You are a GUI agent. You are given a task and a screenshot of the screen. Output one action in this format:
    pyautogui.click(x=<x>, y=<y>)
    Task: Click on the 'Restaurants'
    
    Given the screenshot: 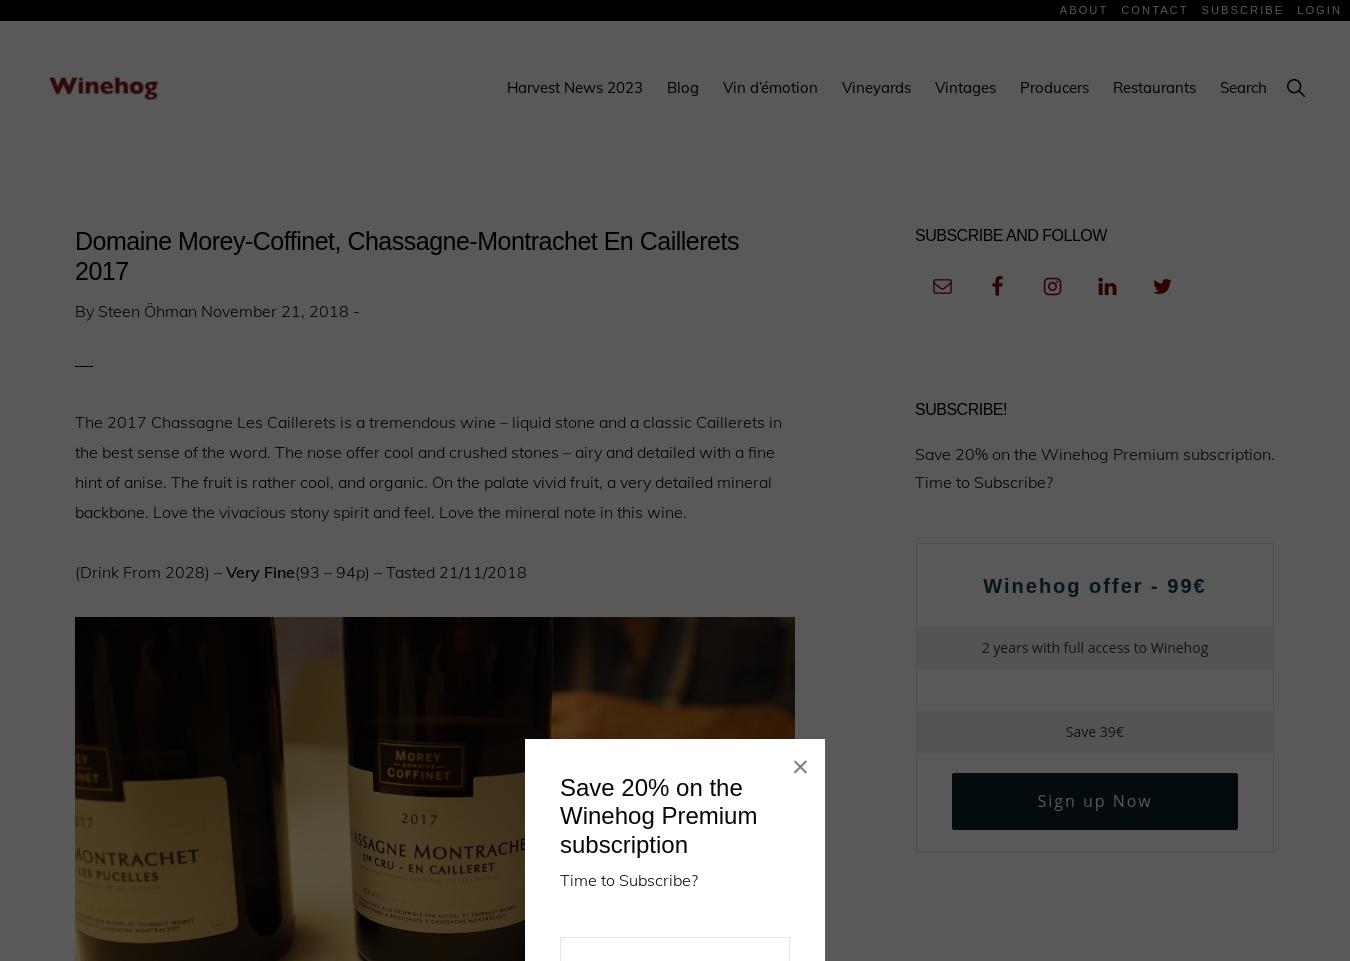 What is the action you would take?
    pyautogui.click(x=1112, y=87)
    